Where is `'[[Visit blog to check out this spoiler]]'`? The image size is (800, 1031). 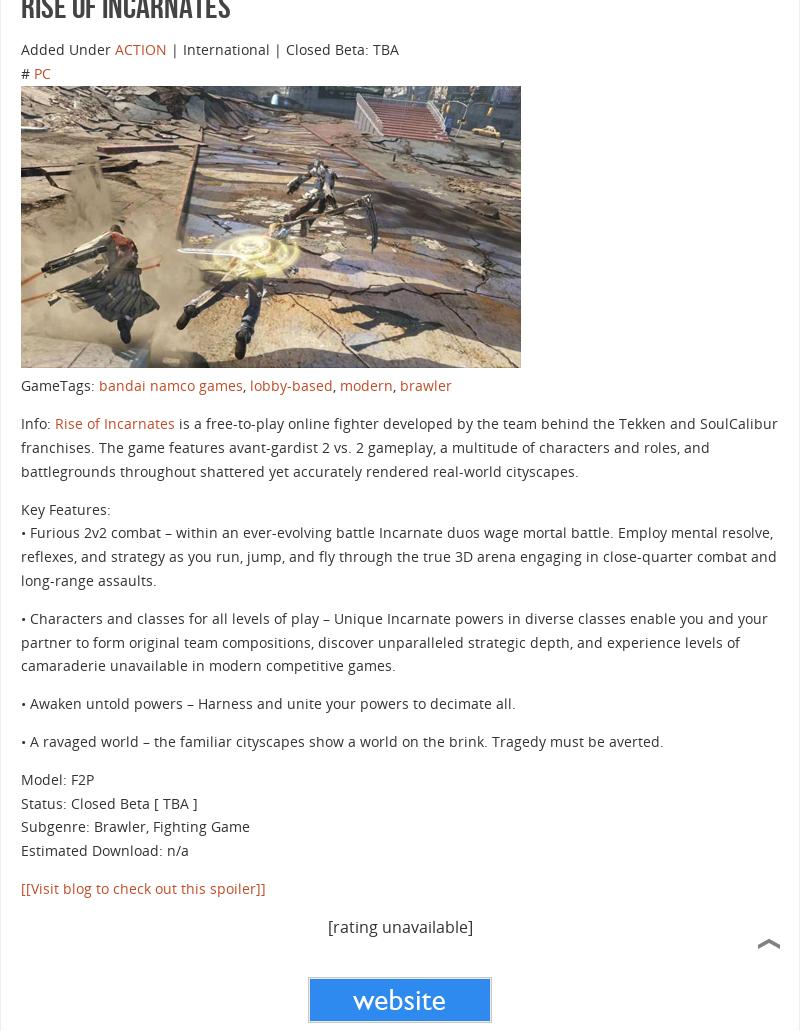
'[[Visit blog to check out this spoiler]]' is located at coordinates (20, 887).